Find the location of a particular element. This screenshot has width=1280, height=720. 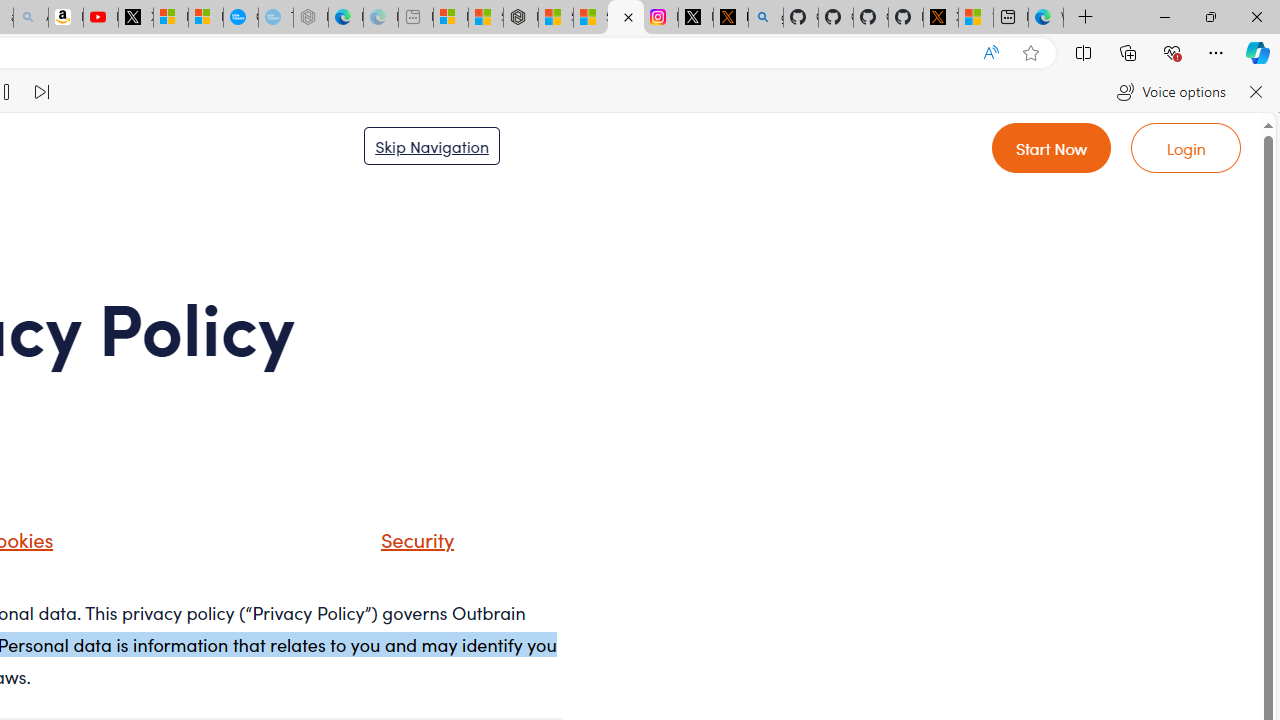

'Amazon Echo Dot PNG - Search Images - Sleeping' is located at coordinates (31, 17).